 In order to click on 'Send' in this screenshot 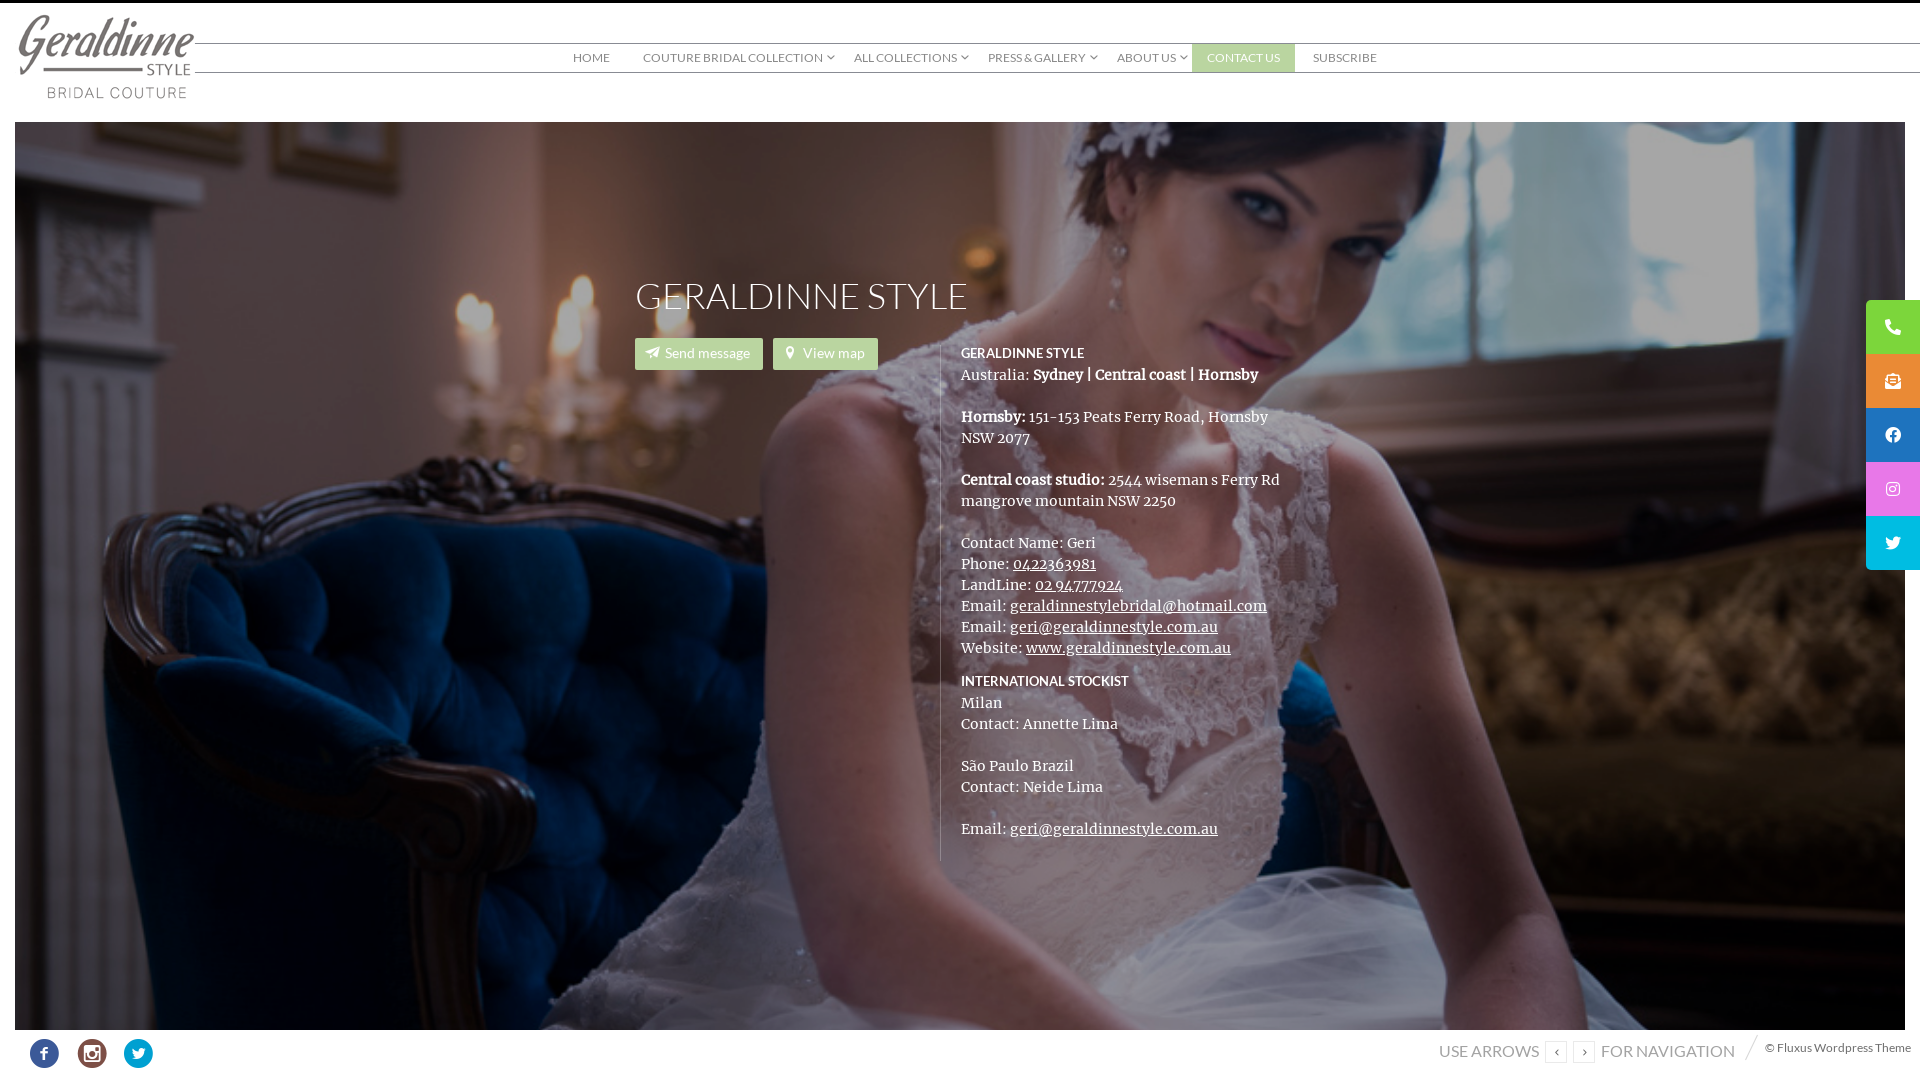, I will do `click(713, 444)`.